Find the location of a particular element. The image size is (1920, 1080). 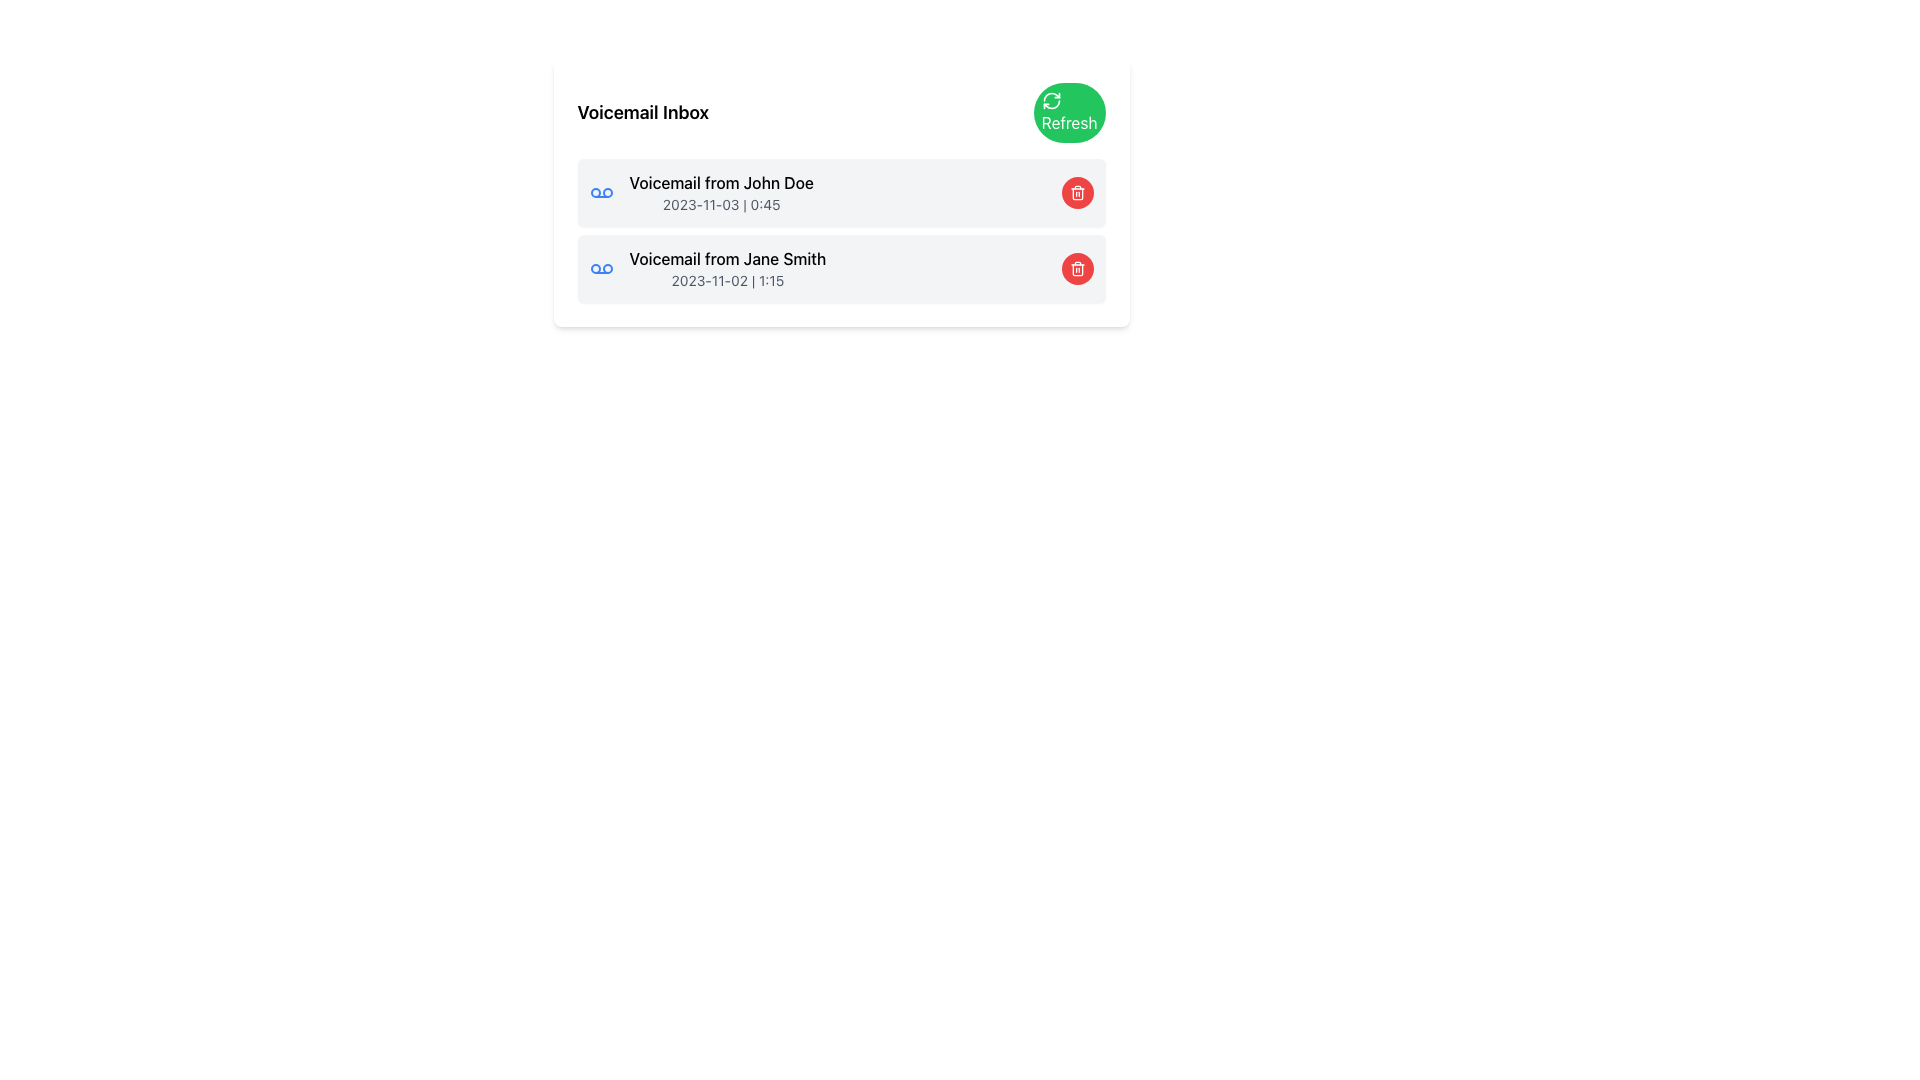

the voicemail entry displaying details about the sender and timestamp, located in the second row of the voicemail list, positioned between 'Voicemail from John Doe' and a blank section is located at coordinates (726, 268).